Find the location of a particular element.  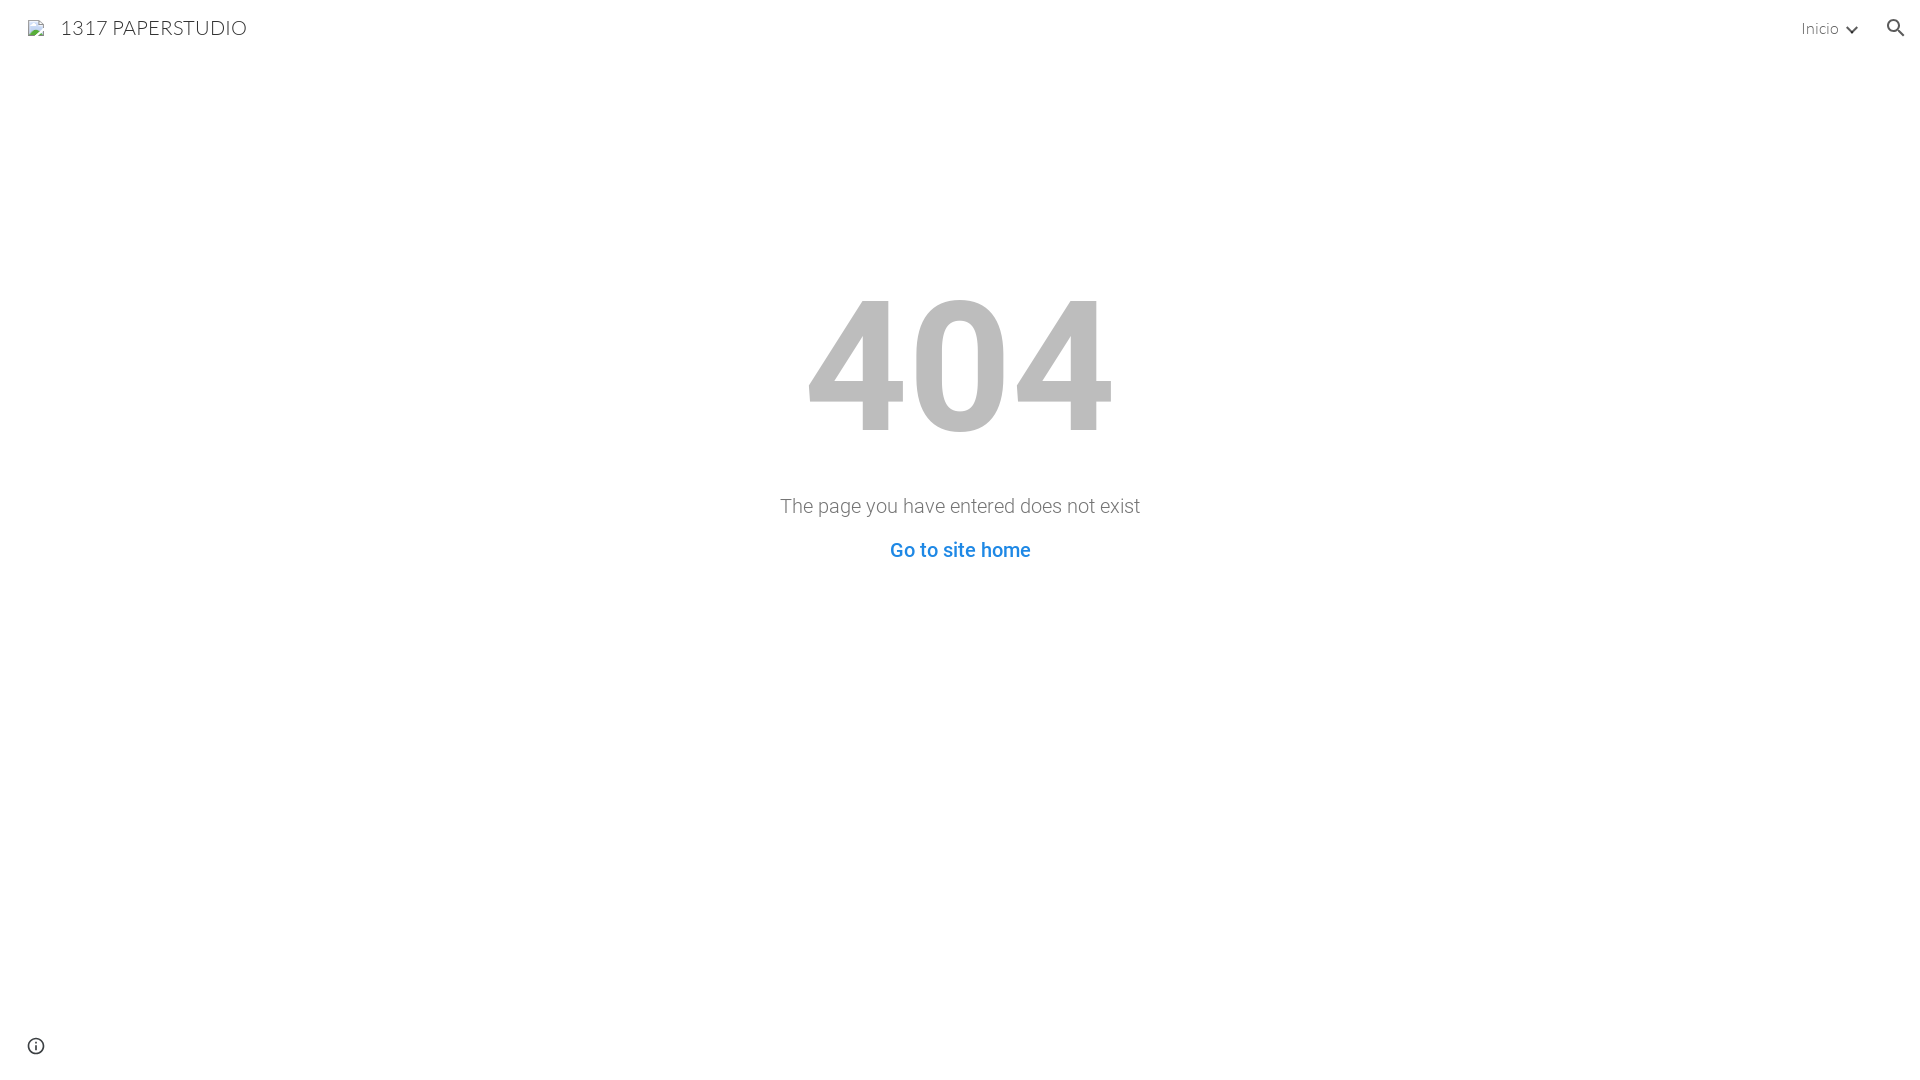

'Inicio' is located at coordinates (1819, 27).